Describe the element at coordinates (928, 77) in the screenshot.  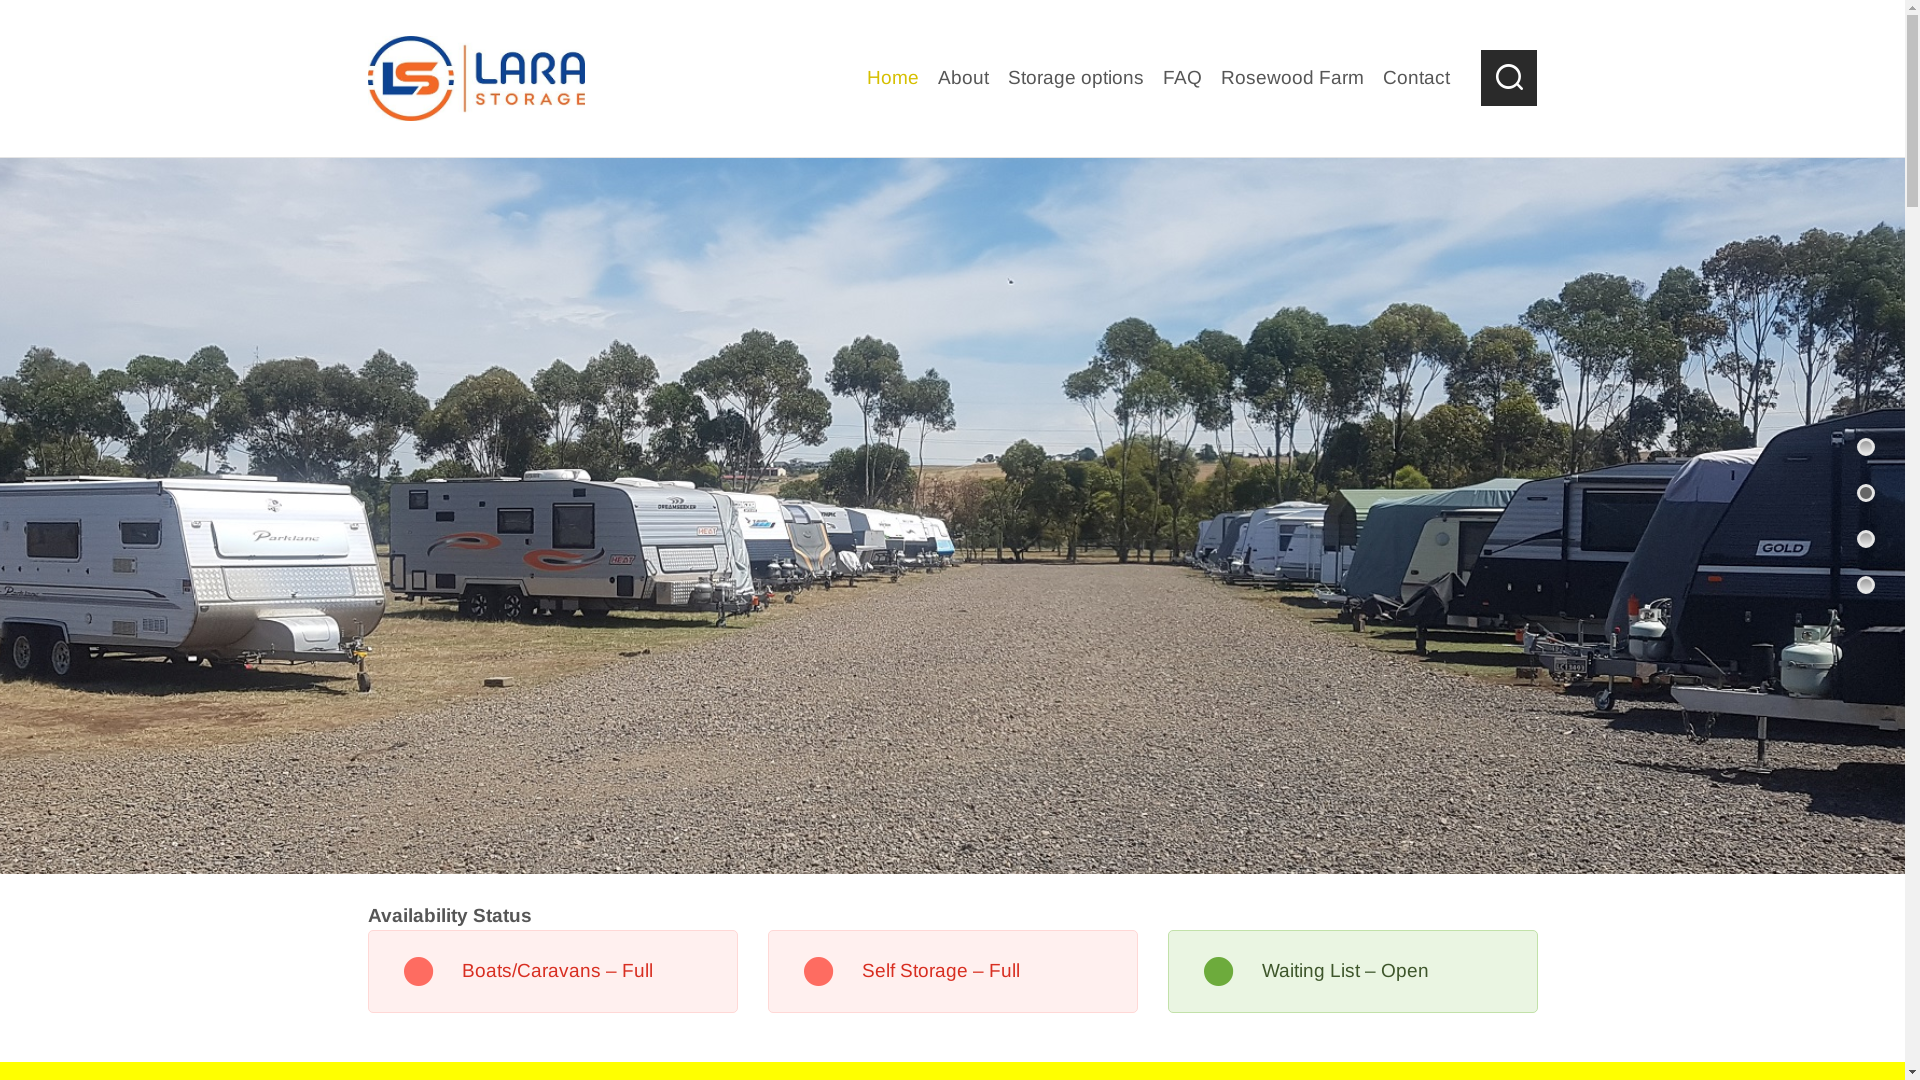
I see `'About'` at that location.